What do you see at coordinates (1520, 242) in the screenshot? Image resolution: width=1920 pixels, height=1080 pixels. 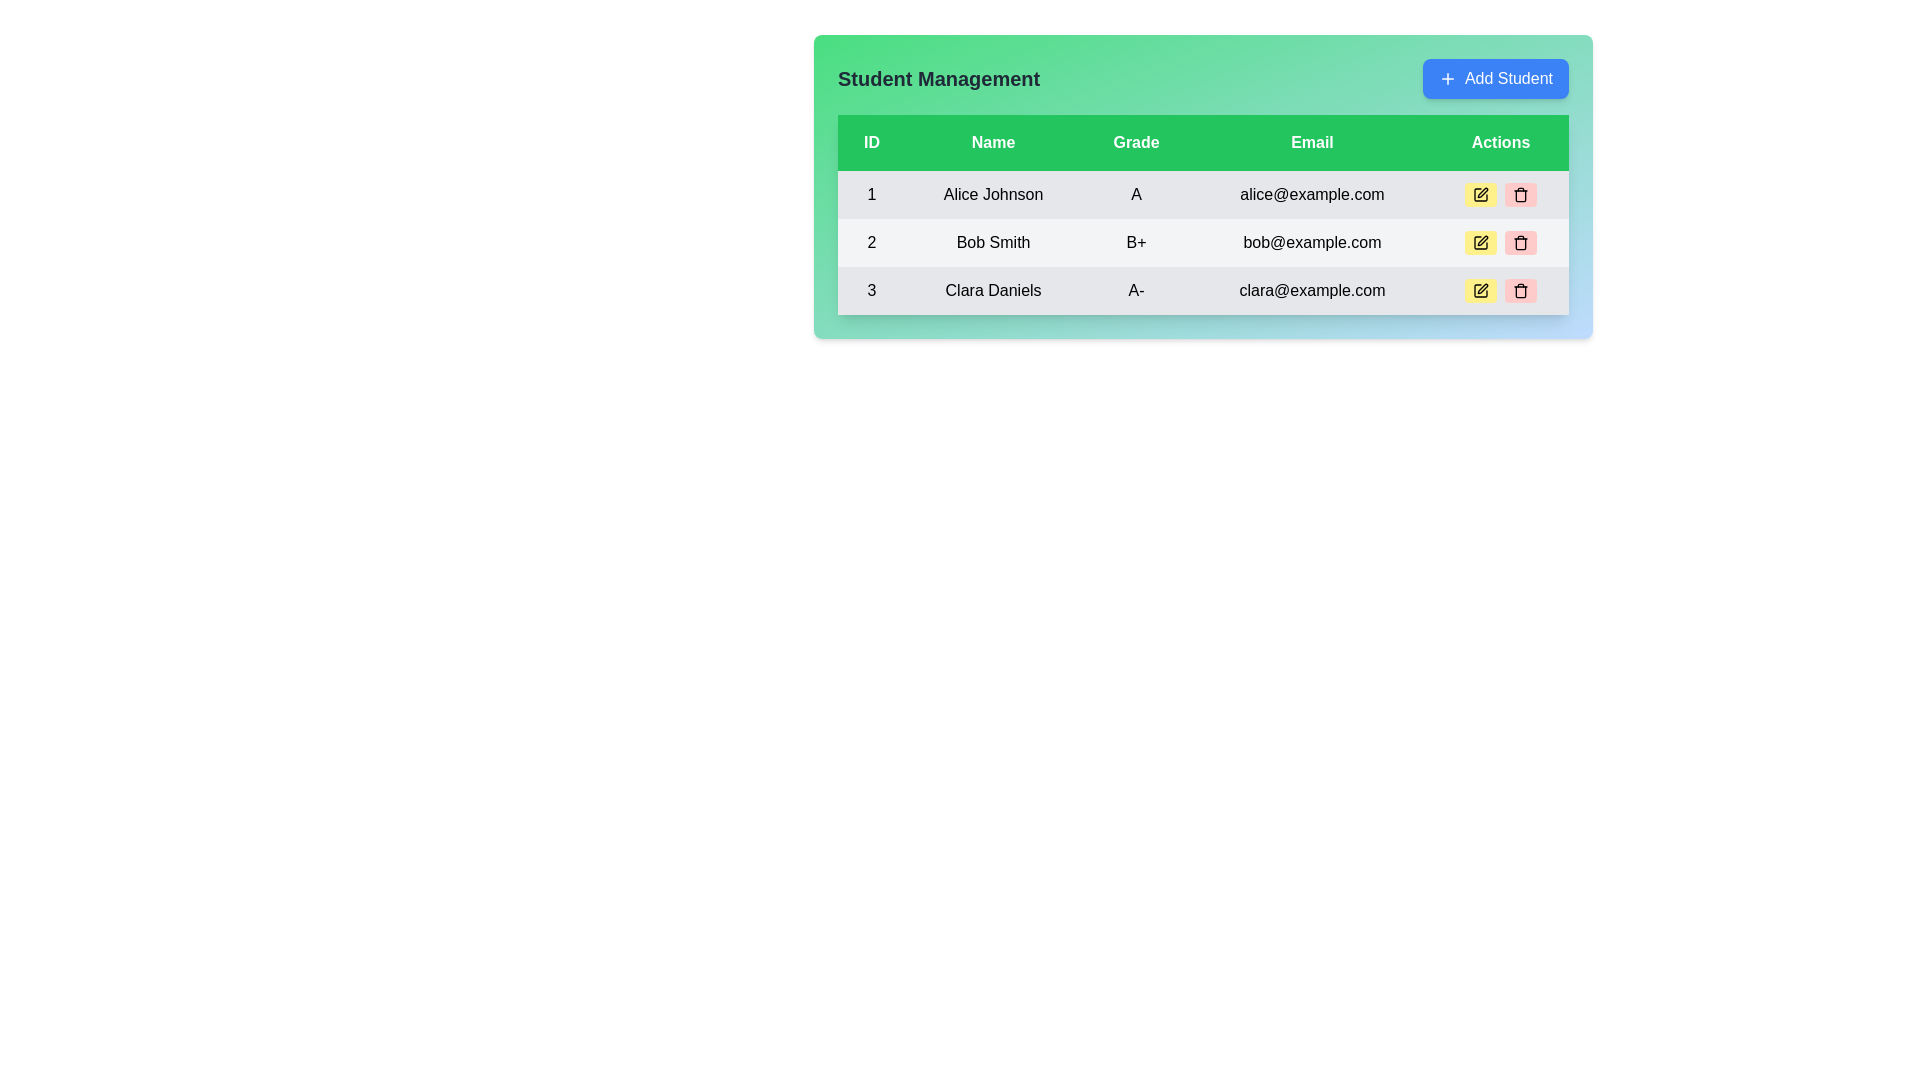 I see `the trash icon button with a light red background in the 'Actions' column for 'Bob Smith'` at bounding box center [1520, 242].